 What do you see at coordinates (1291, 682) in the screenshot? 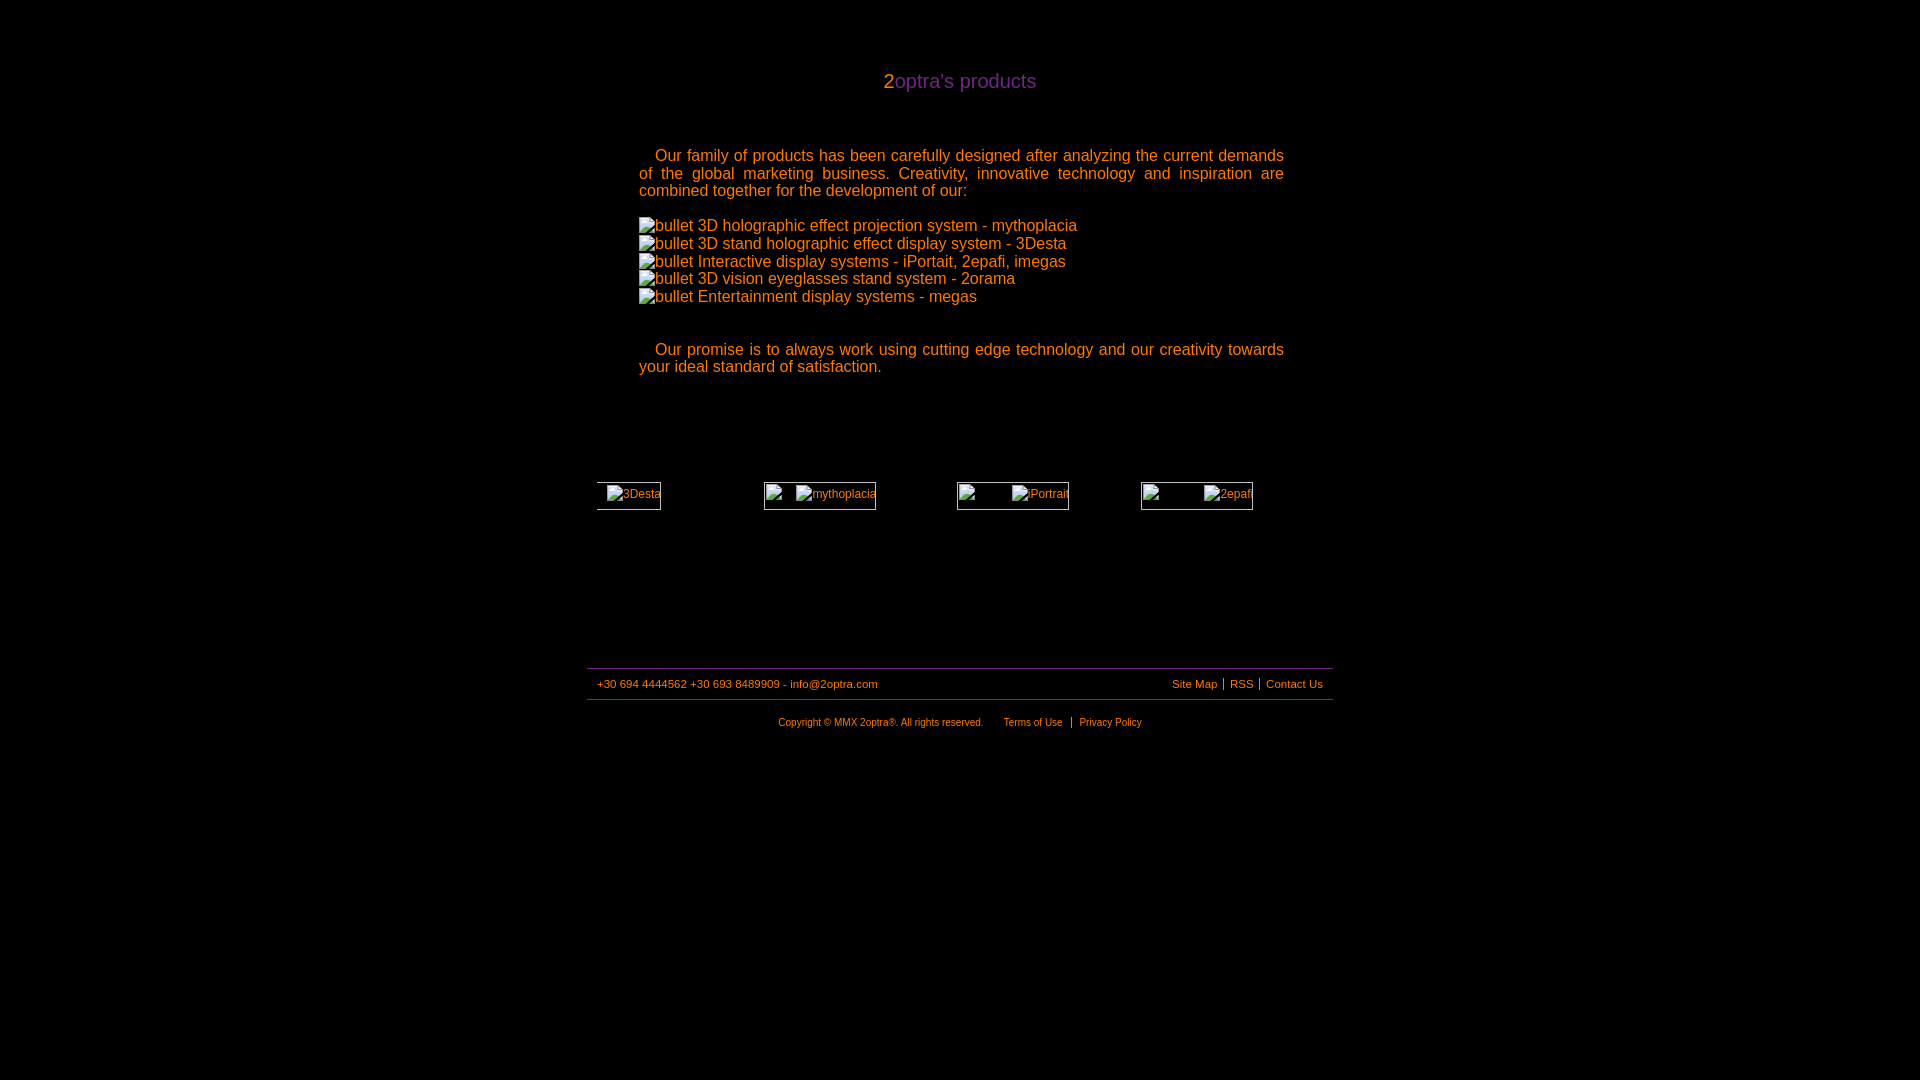
I see `'Contact Us'` at bounding box center [1291, 682].